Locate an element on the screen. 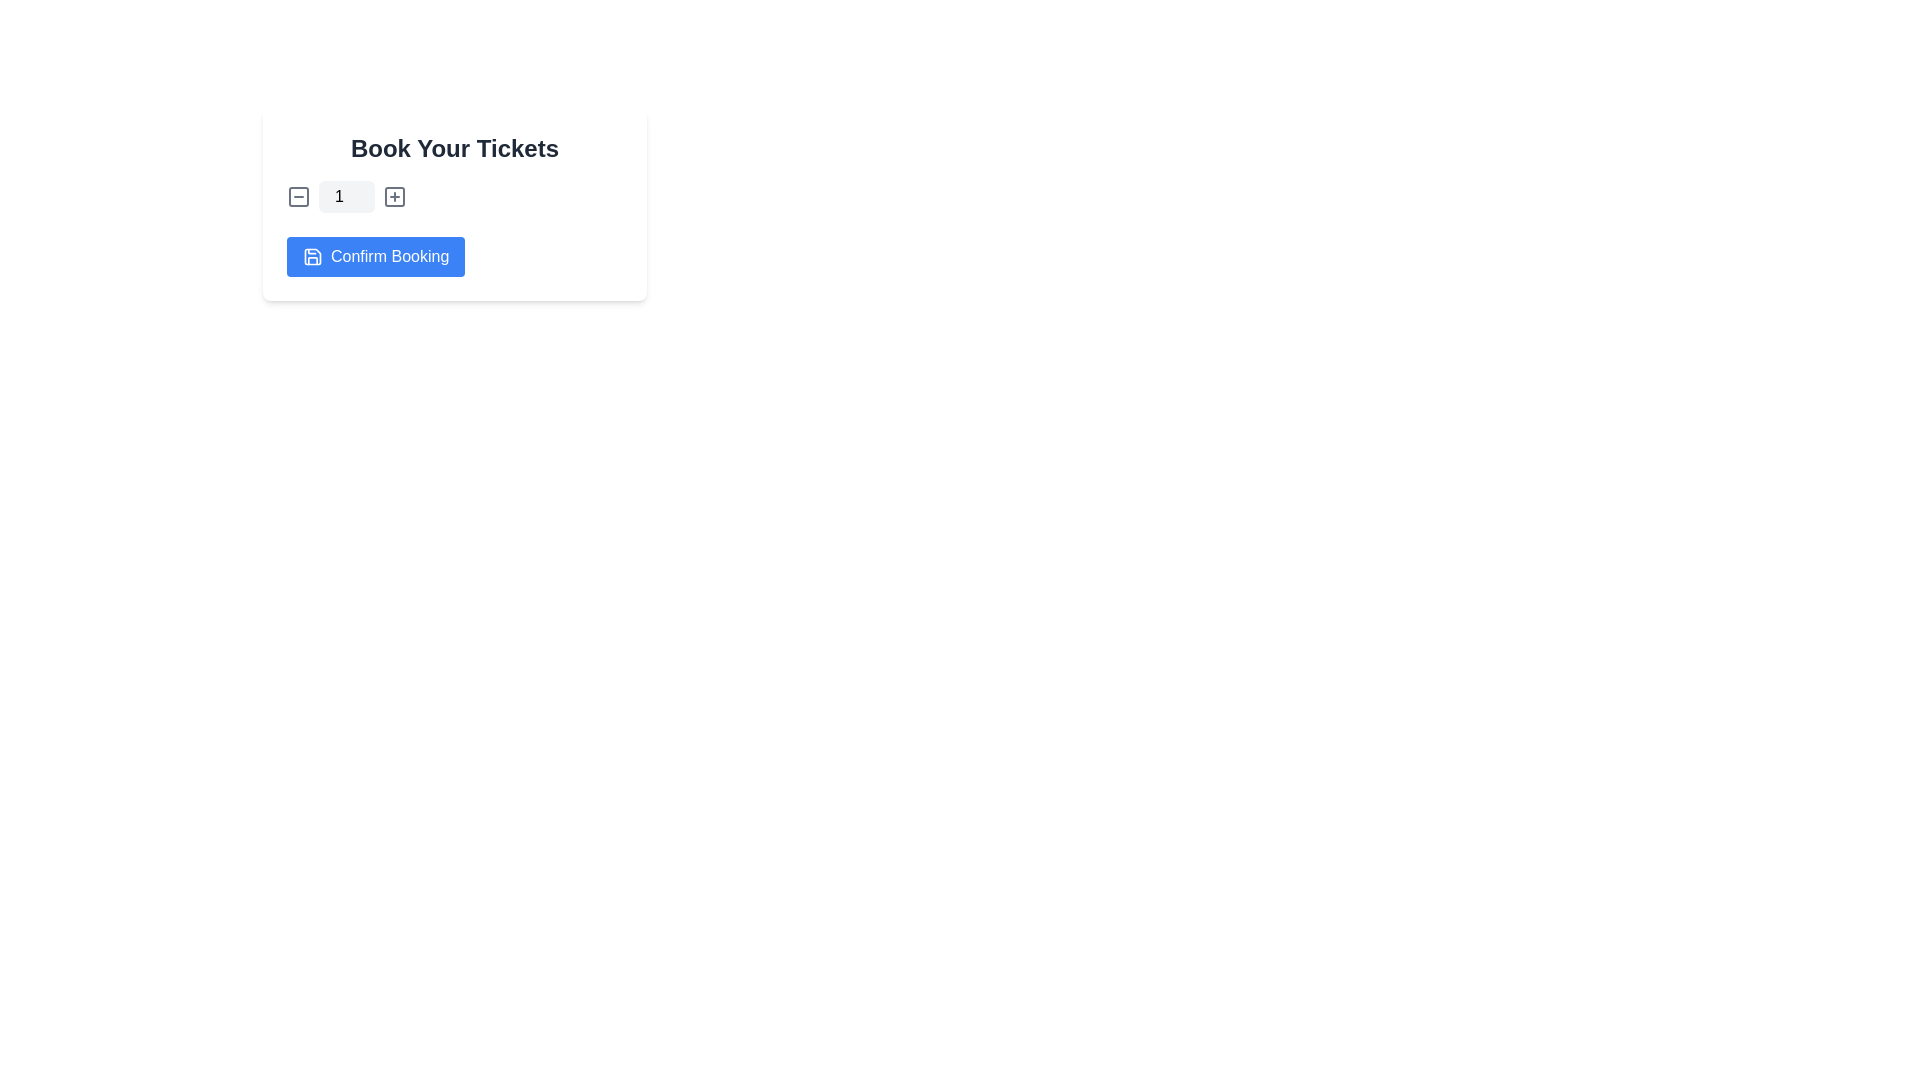  the confirm button located at the bottom right of the 'Book Your Tickets' card to initiate the booking process is located at coordinates (376, 256).